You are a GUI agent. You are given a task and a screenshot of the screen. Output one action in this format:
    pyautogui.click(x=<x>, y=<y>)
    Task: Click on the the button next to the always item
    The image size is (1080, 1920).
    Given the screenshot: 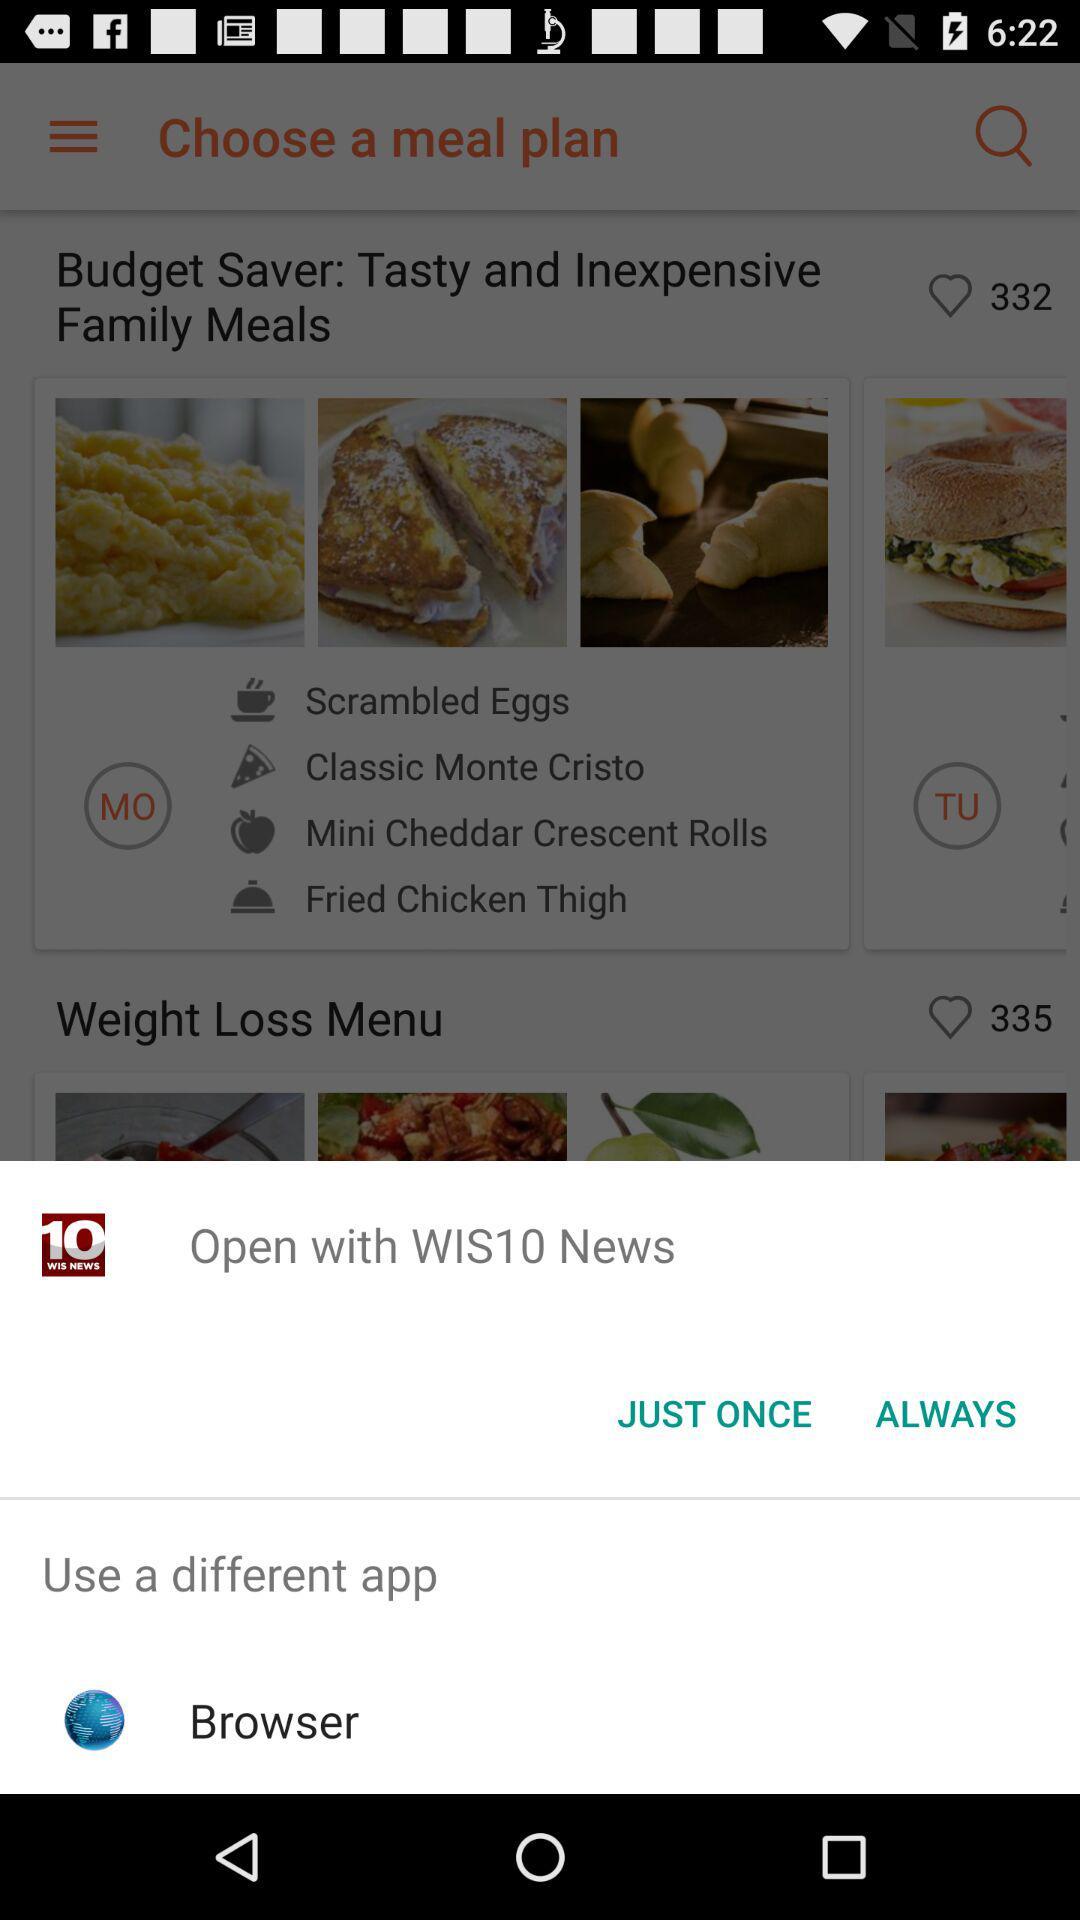 What is the action you would take?
    pyautogui.click(x=713, y=1411)
    